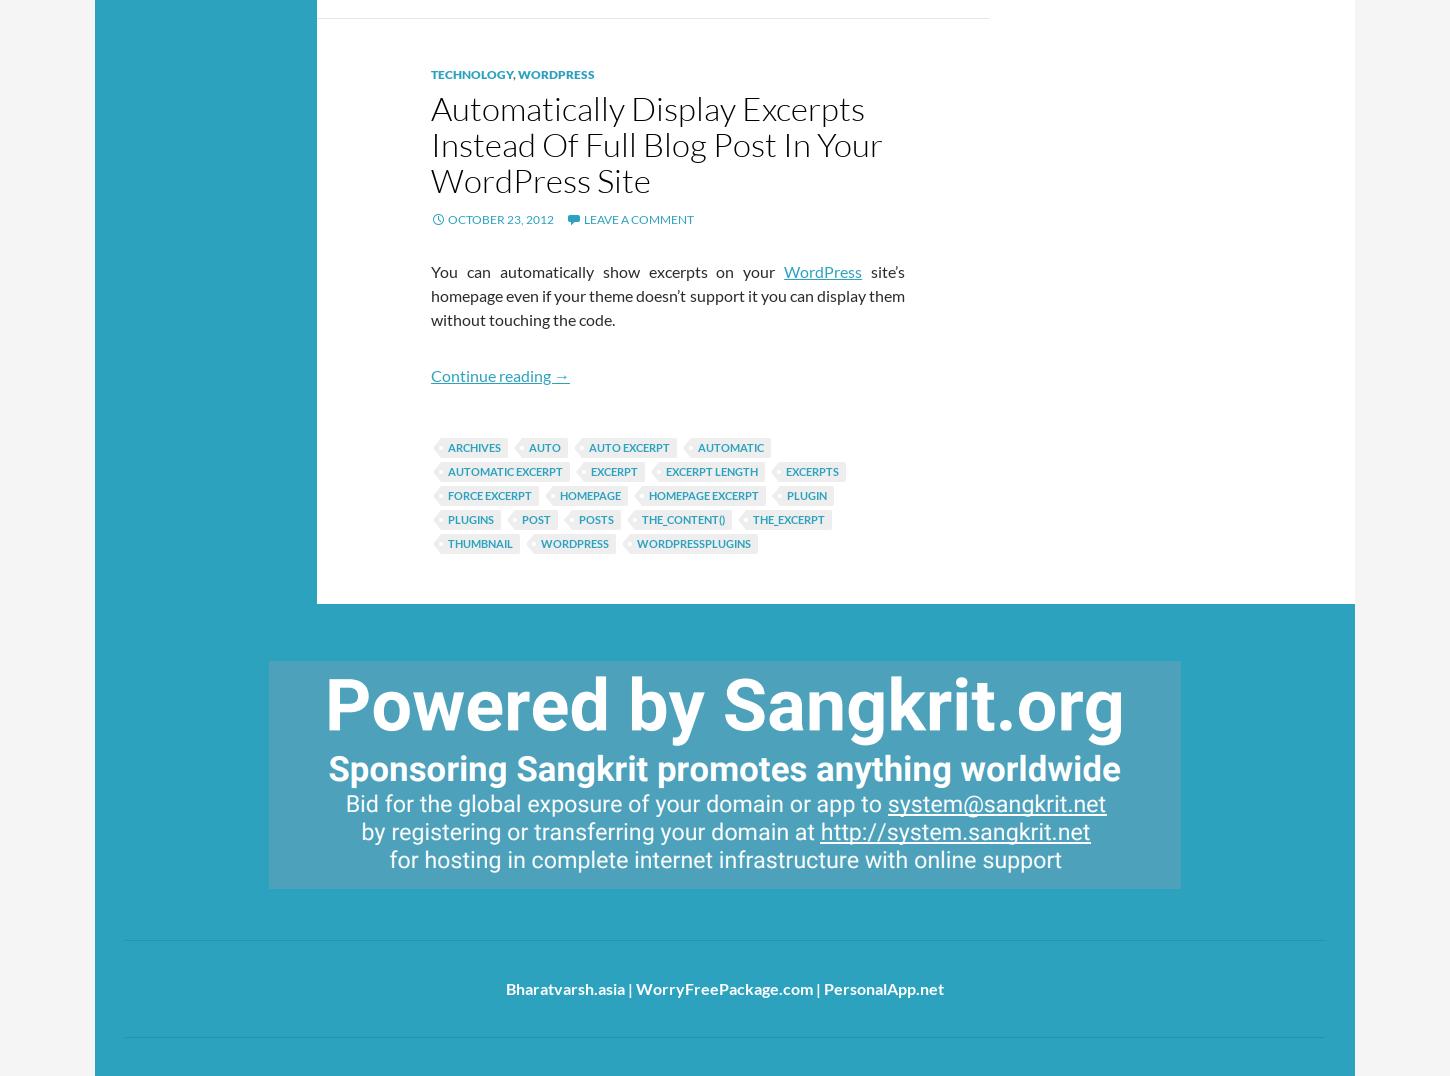  What do you see at coordinates (788, 519) in the screenshot?
I see `'the_excerpt'` at bounding box center [788, 519].